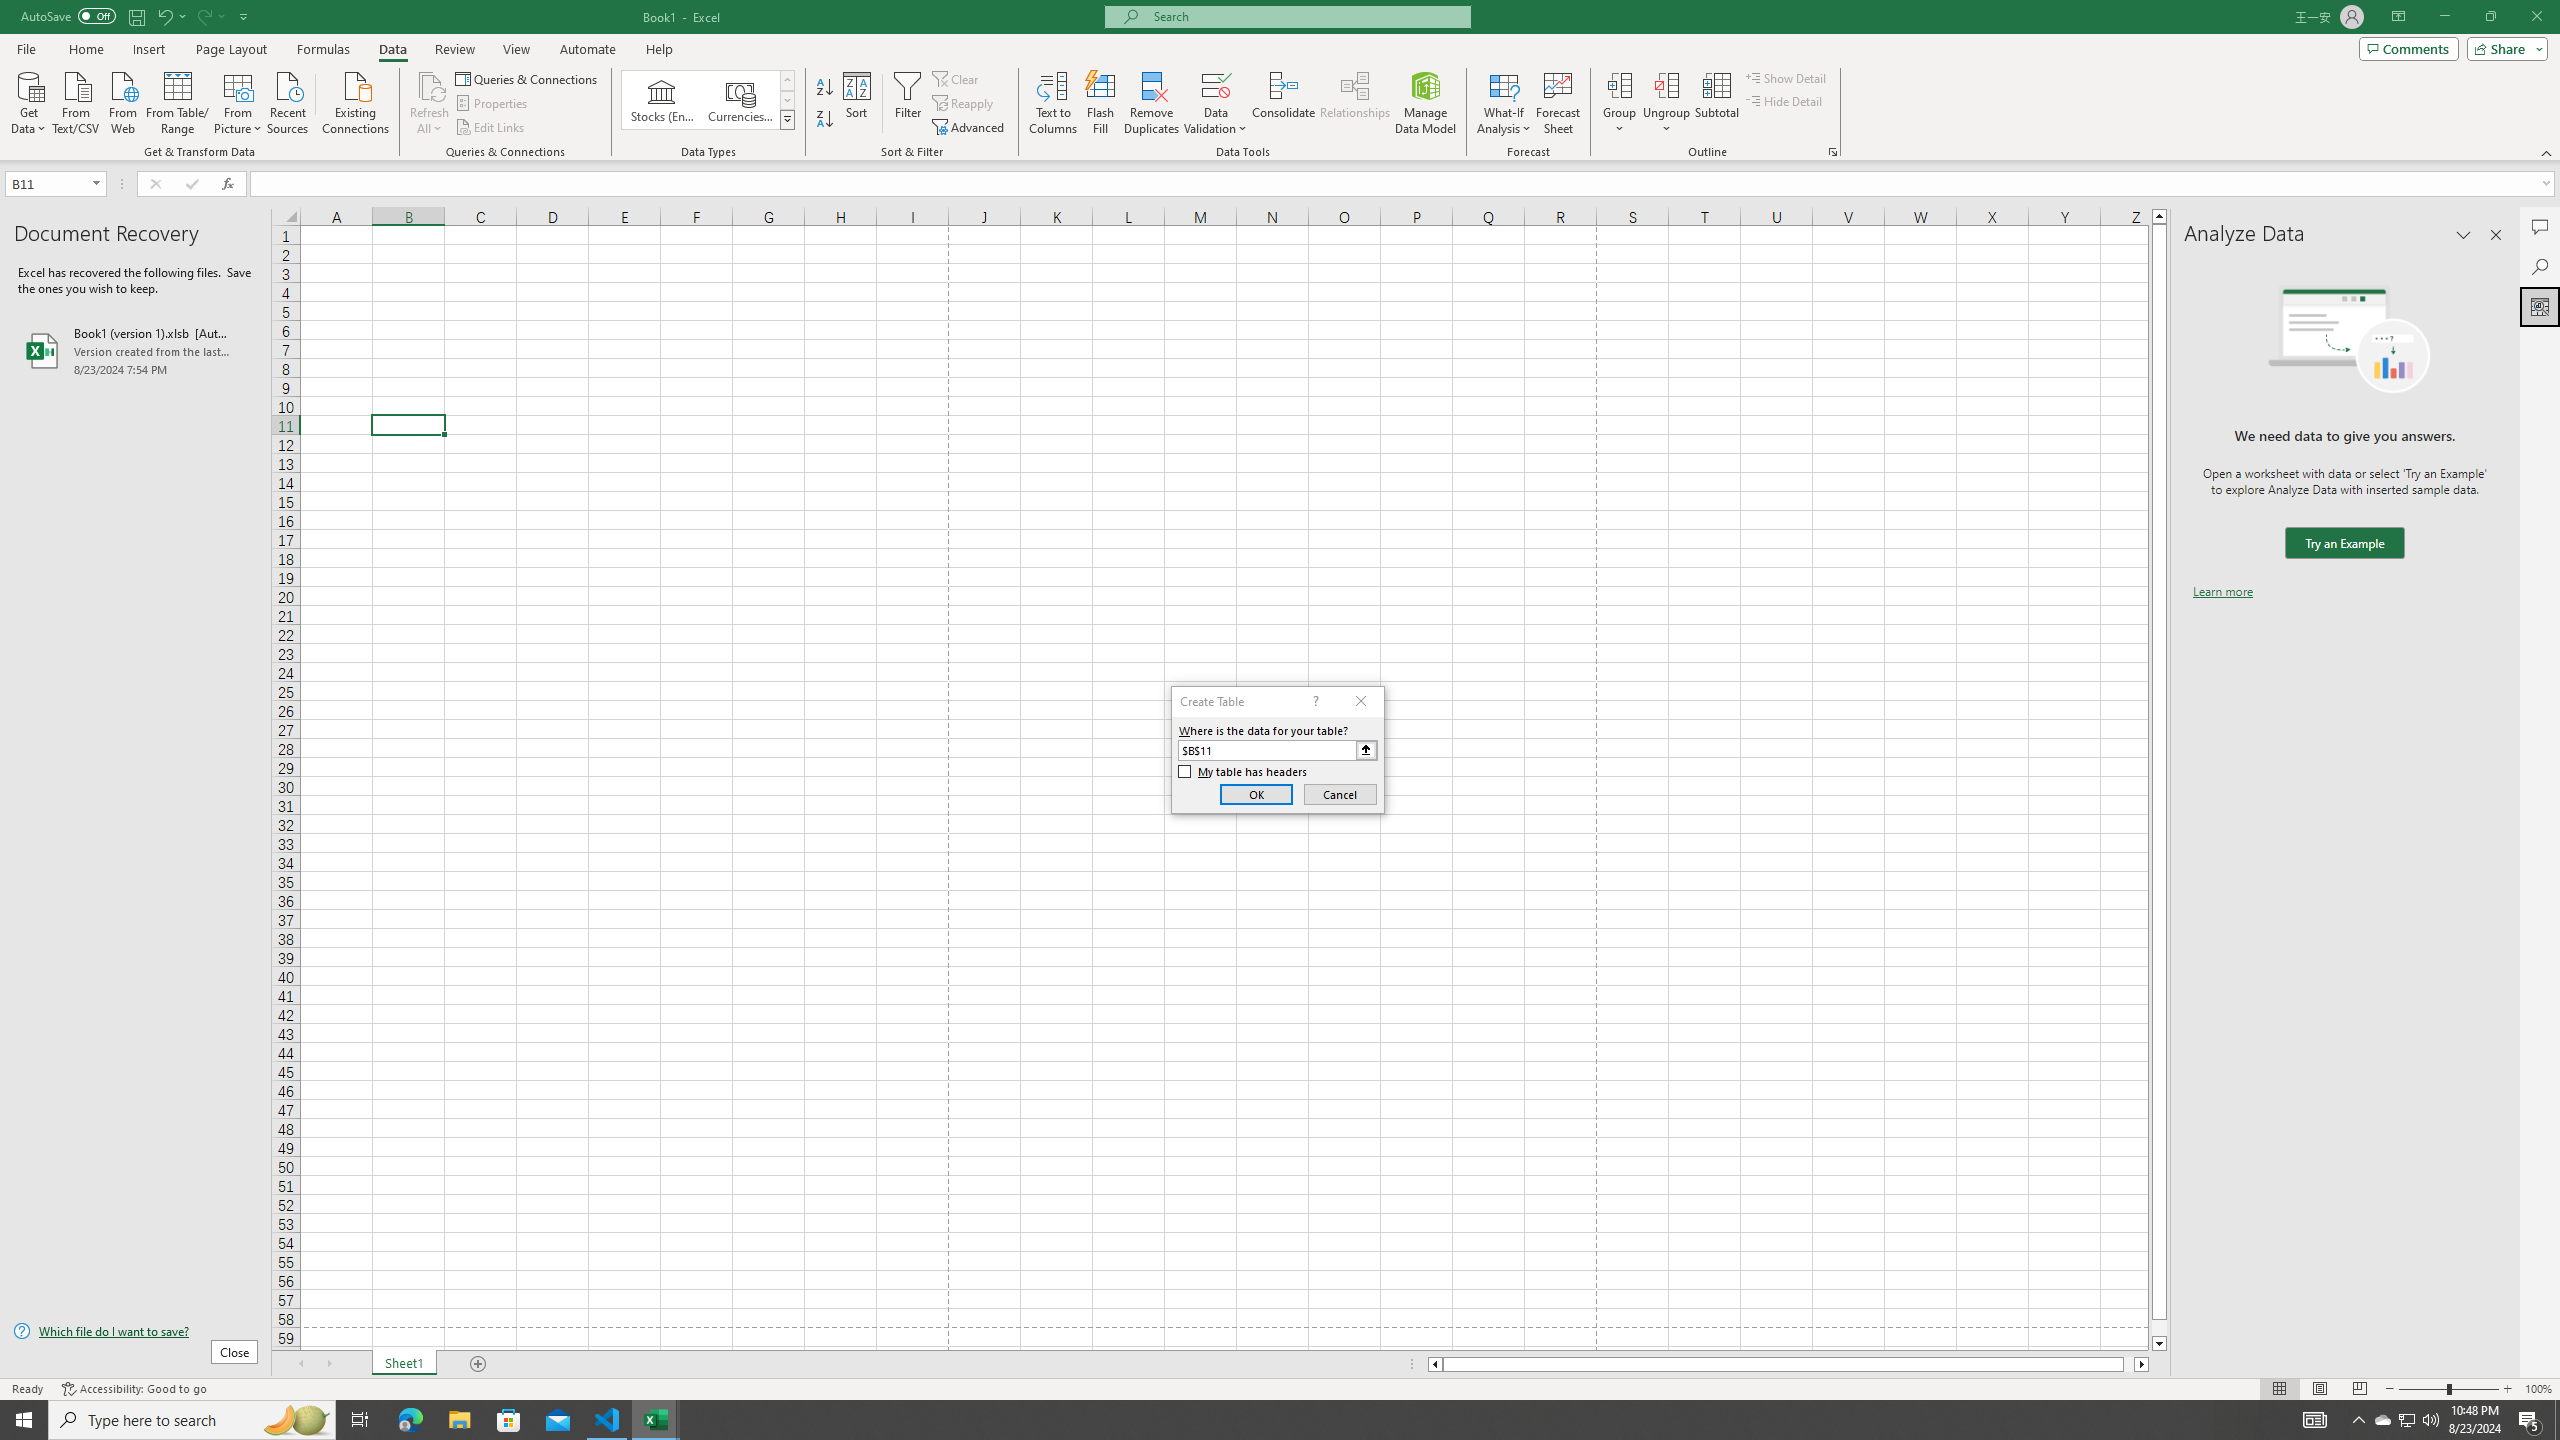 Image resolution: width=2560 pixels, height=1440 pixels. What do you see at coordinates (906, 103) in the screenshot?
I see `'Filter'` at bounding box center [906, 103].